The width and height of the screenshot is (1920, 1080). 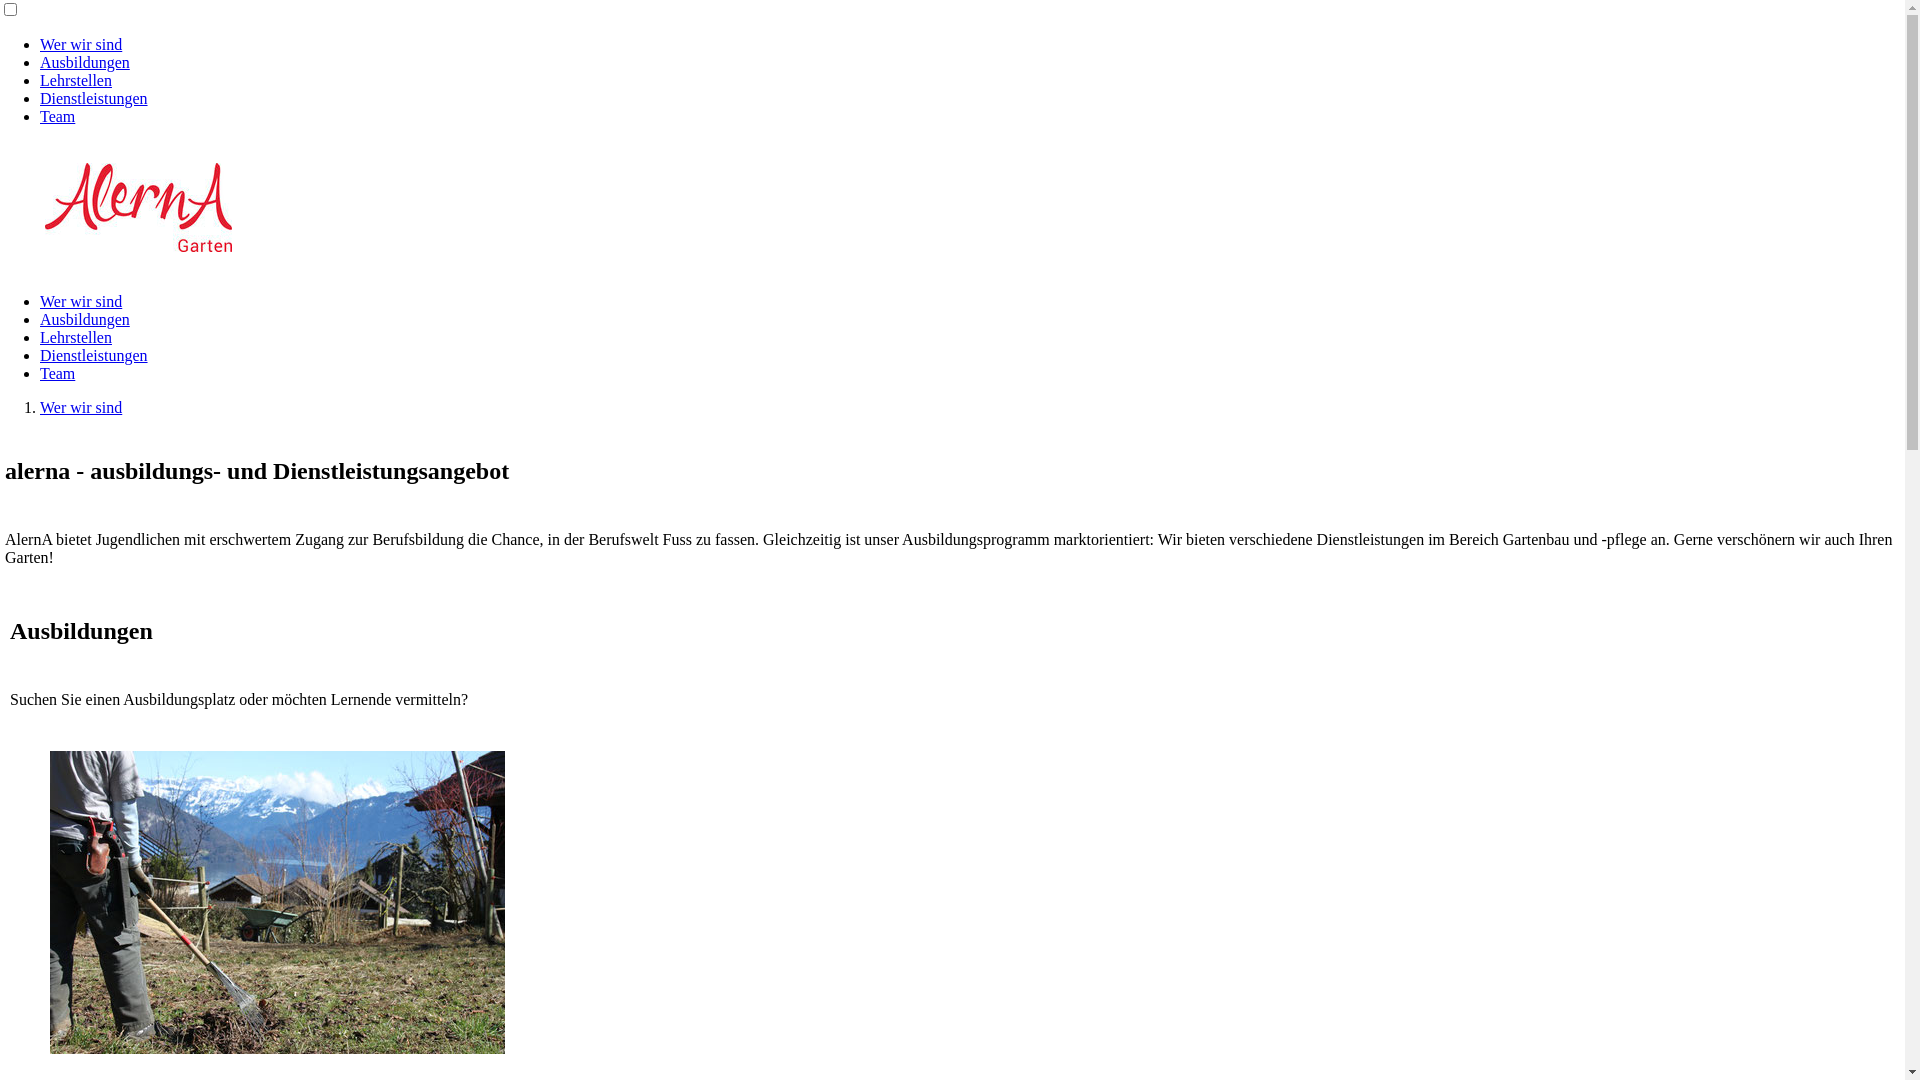 What do you see at coordinates (93, 354) in the screenshot?
I see `'Dienstleistungen'` at bounding box center [93, 354].